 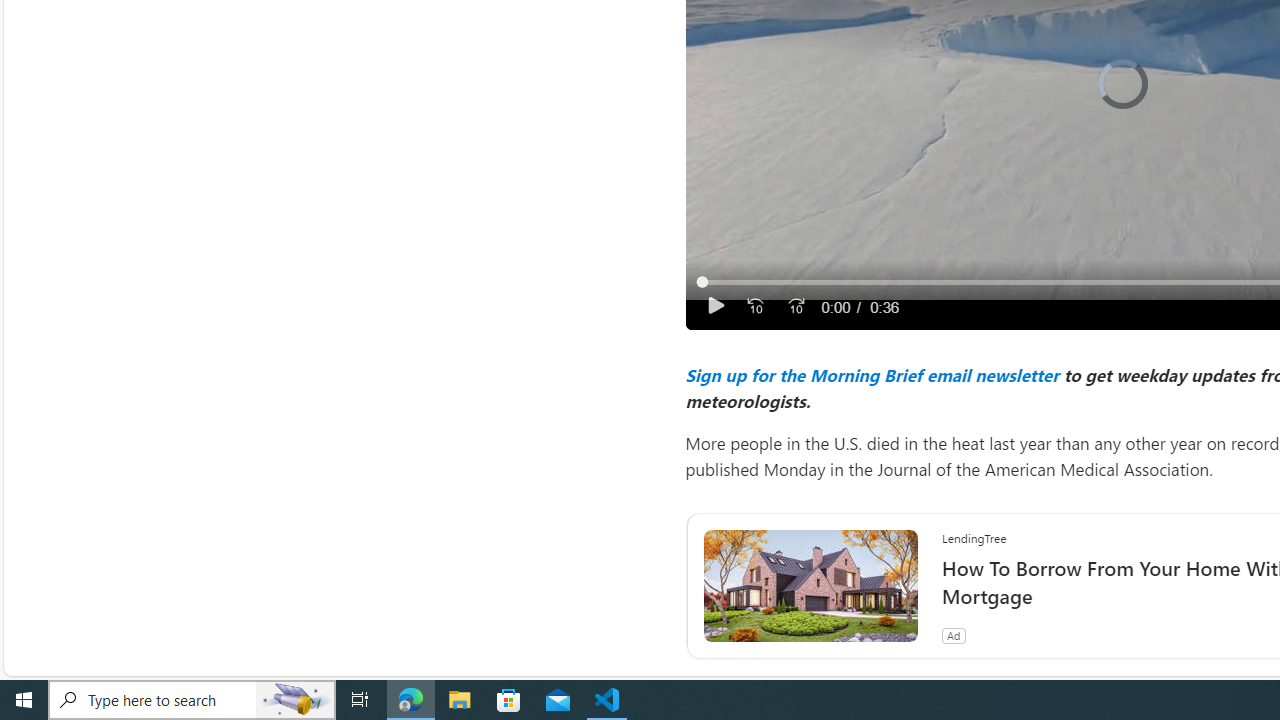 I want to click on 'Seek Forward', so click(x=794, y=306).